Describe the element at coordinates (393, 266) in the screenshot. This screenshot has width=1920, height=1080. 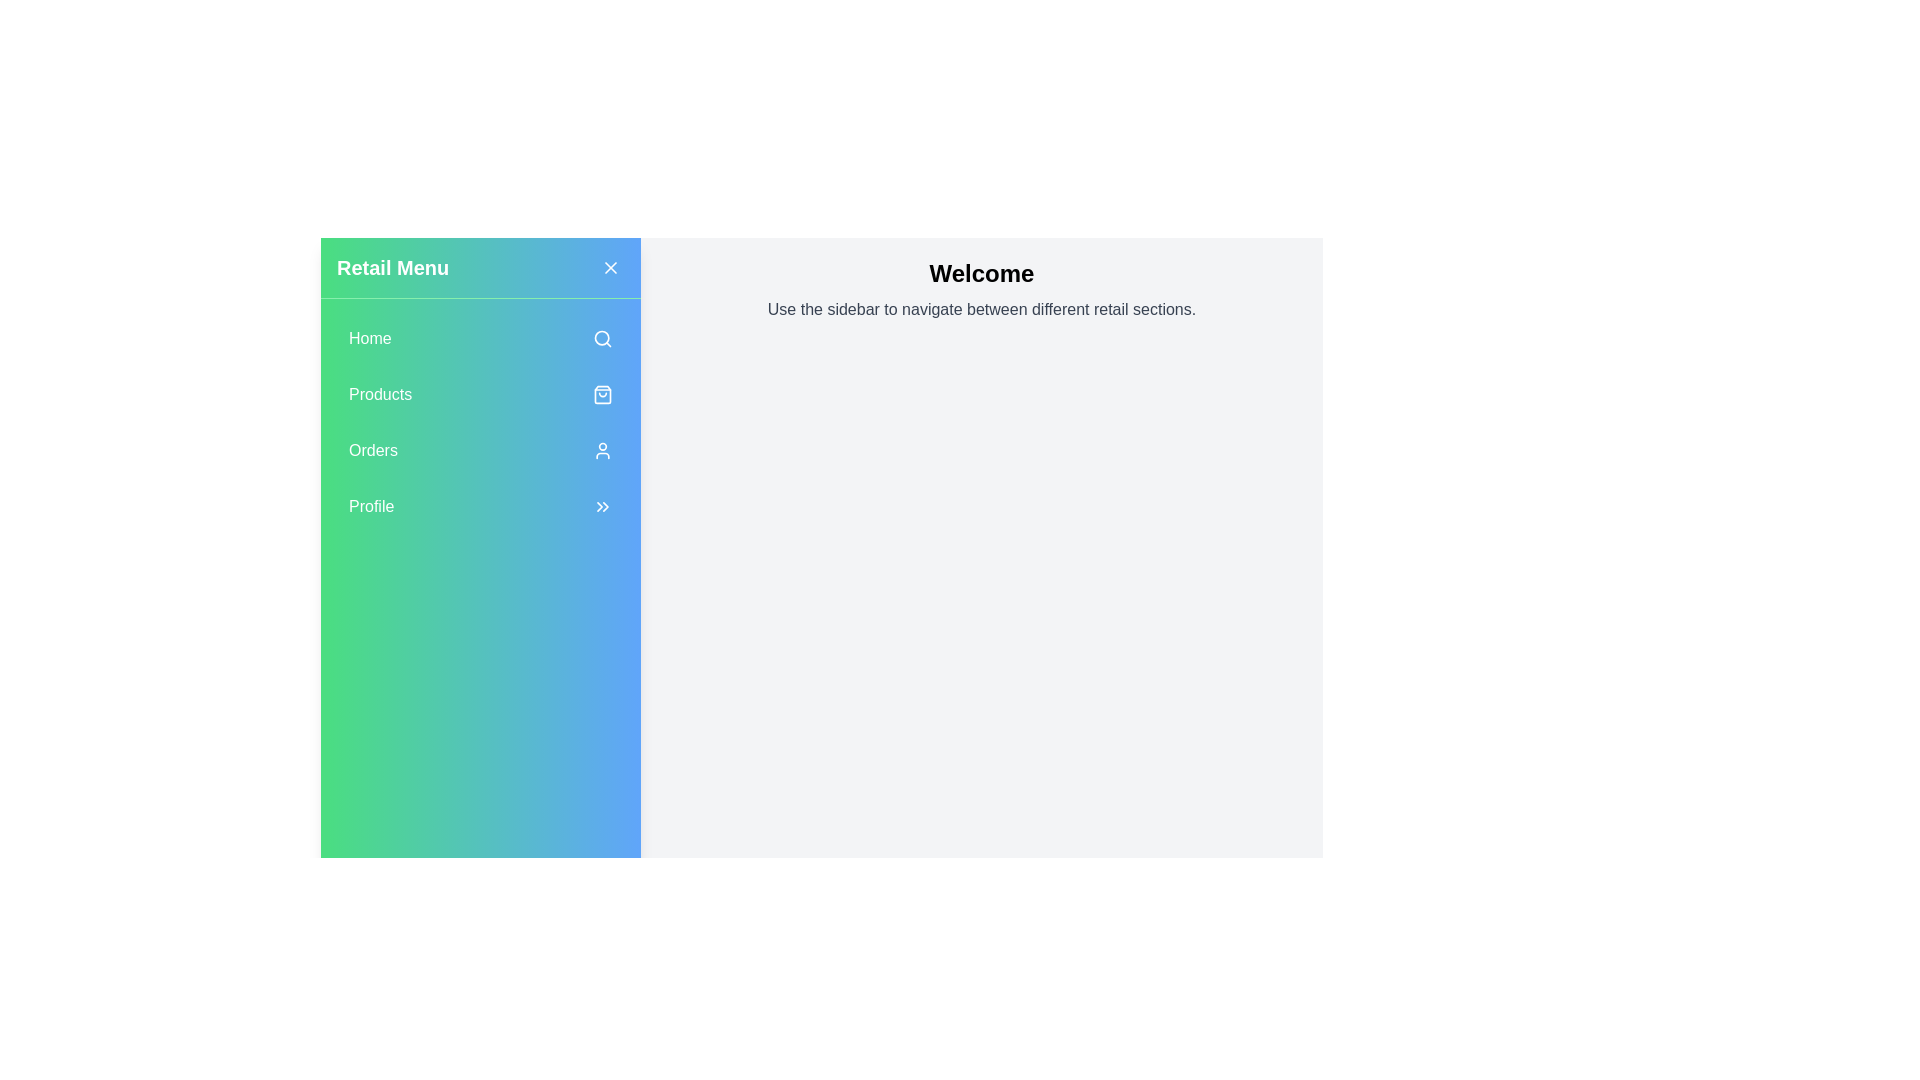
I see `the heading text in the sidebar that indicates its purpose as a menu related to retail management` at that location.